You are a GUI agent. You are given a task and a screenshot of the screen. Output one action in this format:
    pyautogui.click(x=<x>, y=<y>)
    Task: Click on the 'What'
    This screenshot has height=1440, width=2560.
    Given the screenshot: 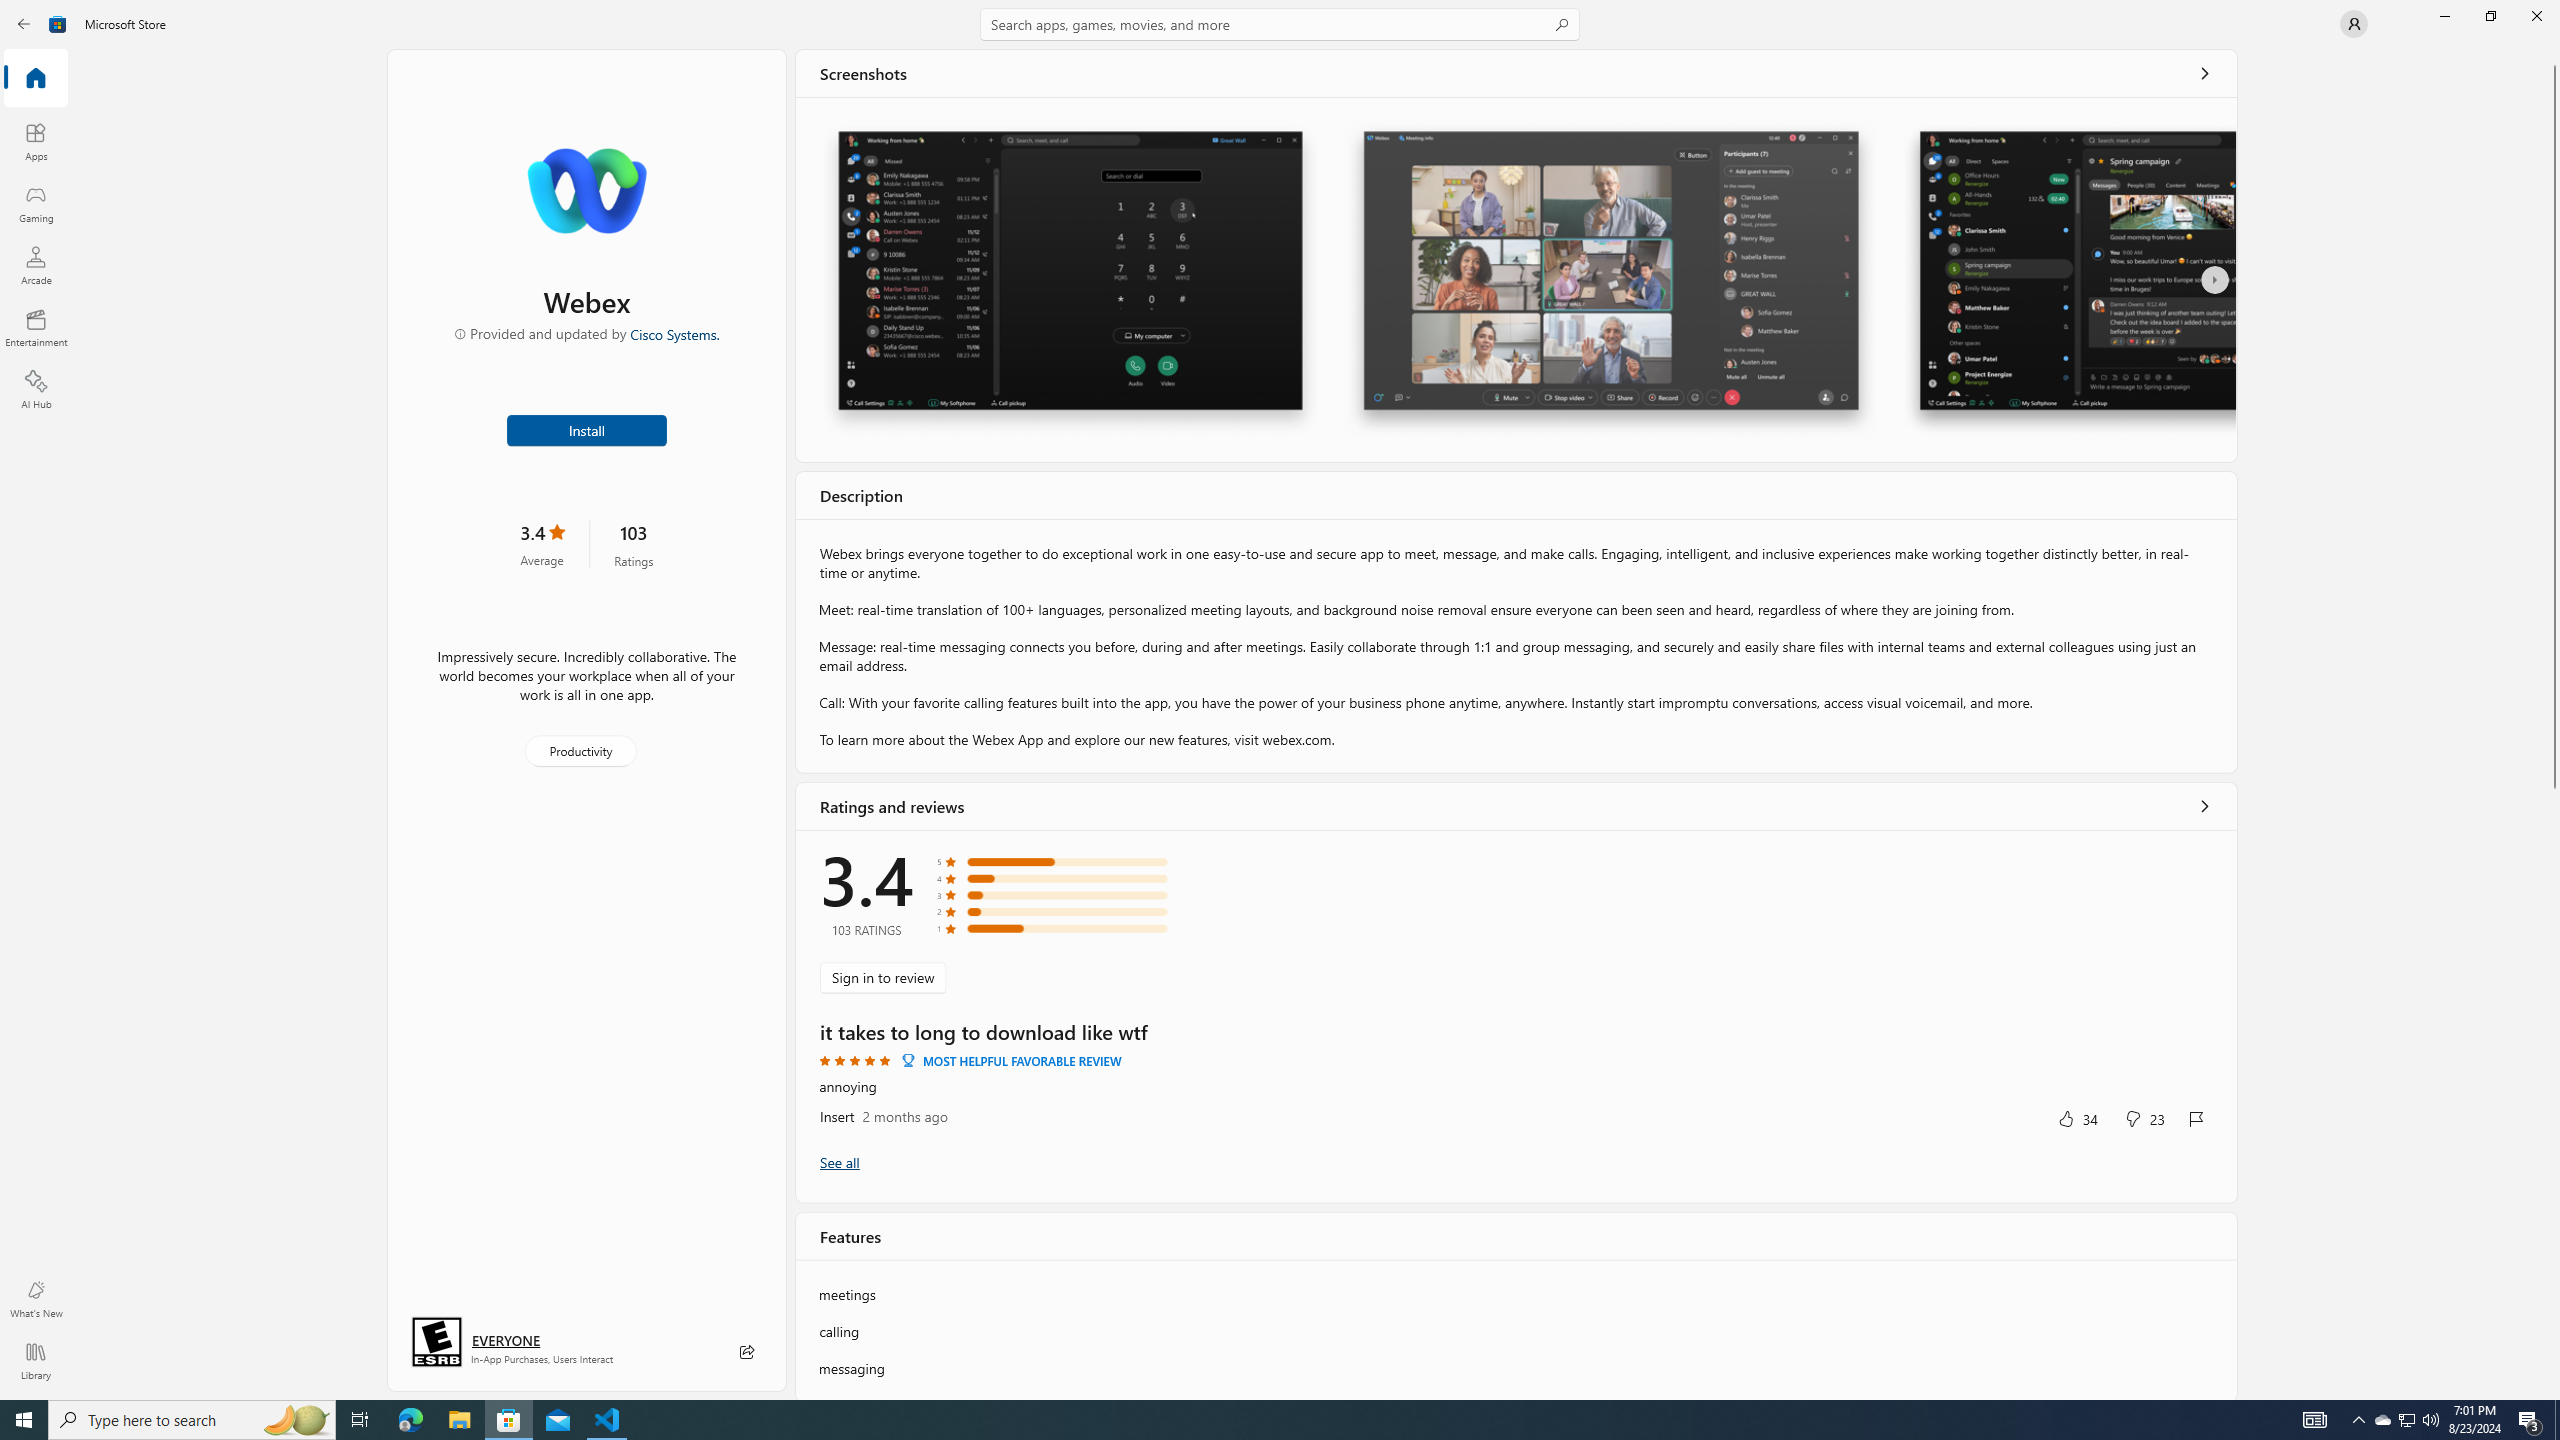 What is the action you would take?
    pyautogui.click(x=34, y=1298)
    